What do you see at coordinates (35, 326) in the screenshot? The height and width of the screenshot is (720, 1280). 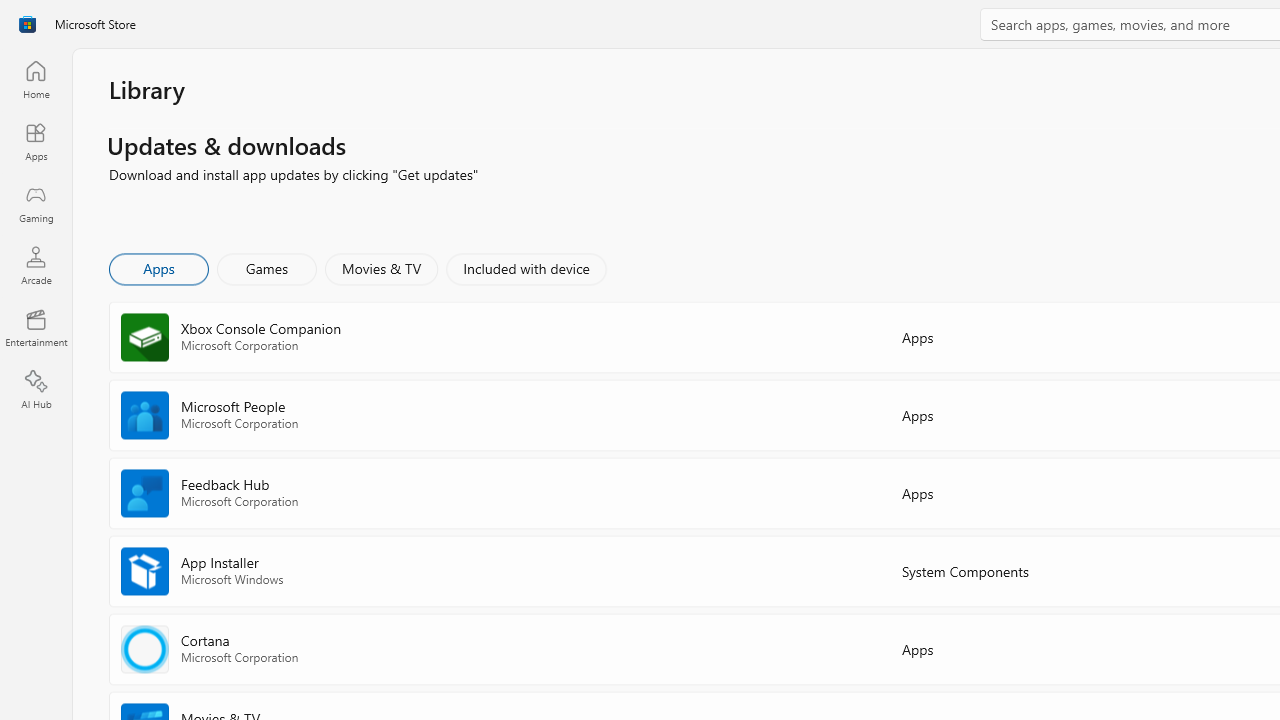 I see `'Entertainment'` at bounding box center [35, 326].